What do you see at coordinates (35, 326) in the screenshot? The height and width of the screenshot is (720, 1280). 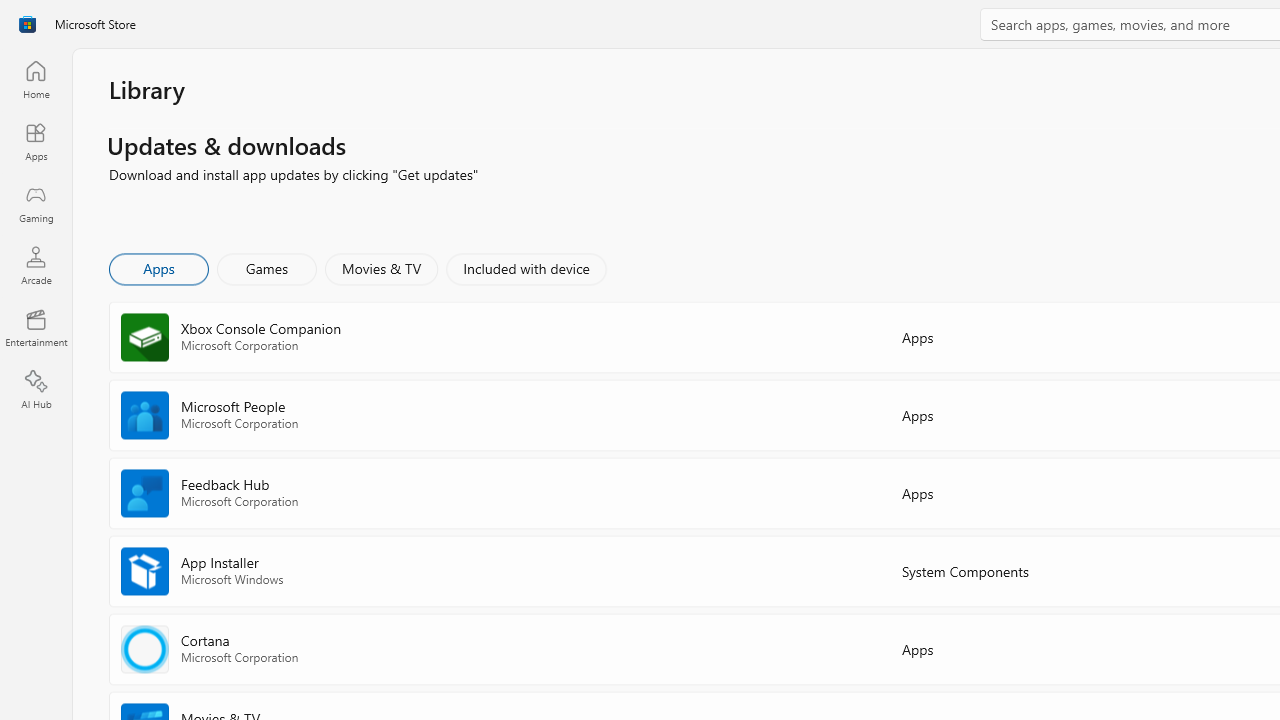 I see `'Entertainment'` at bounding box center [35, 326].